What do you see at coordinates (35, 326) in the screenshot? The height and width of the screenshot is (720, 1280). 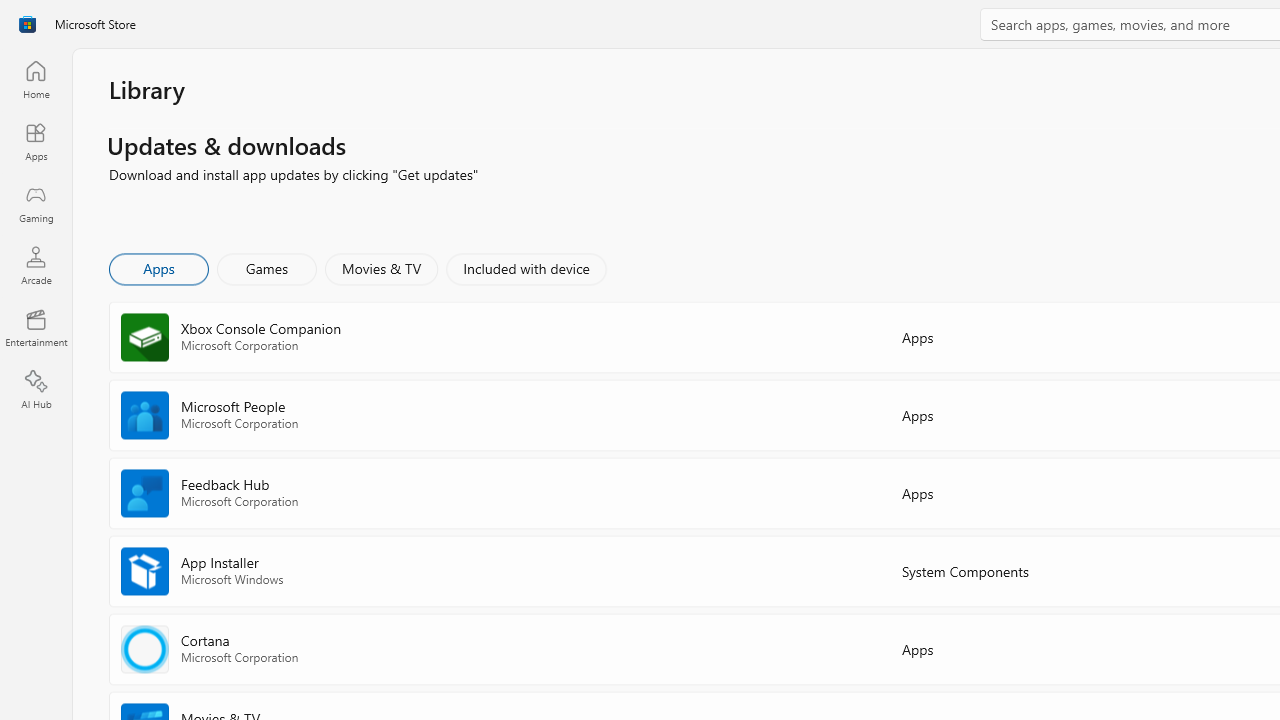 I see `'Entertainment'` at bounding box center [35, 326].